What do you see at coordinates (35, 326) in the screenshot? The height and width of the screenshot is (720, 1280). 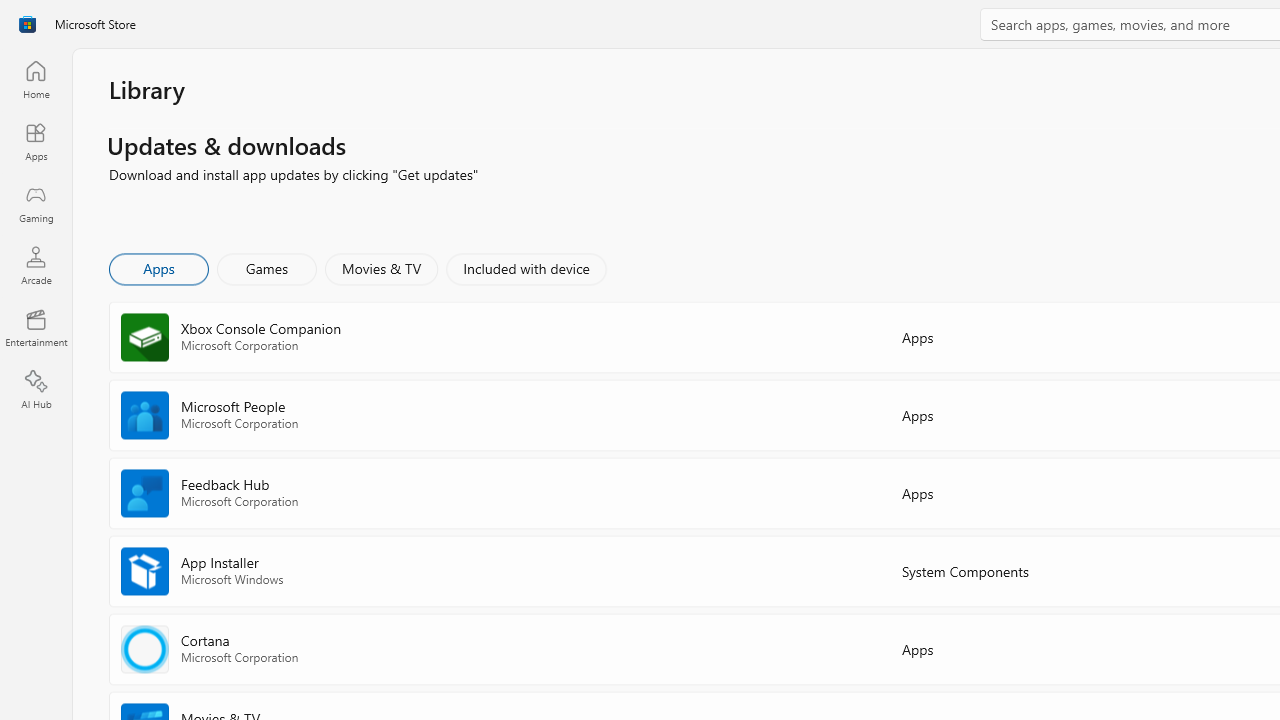 I see `'Entertainment'` at bounding box center [35, 326].